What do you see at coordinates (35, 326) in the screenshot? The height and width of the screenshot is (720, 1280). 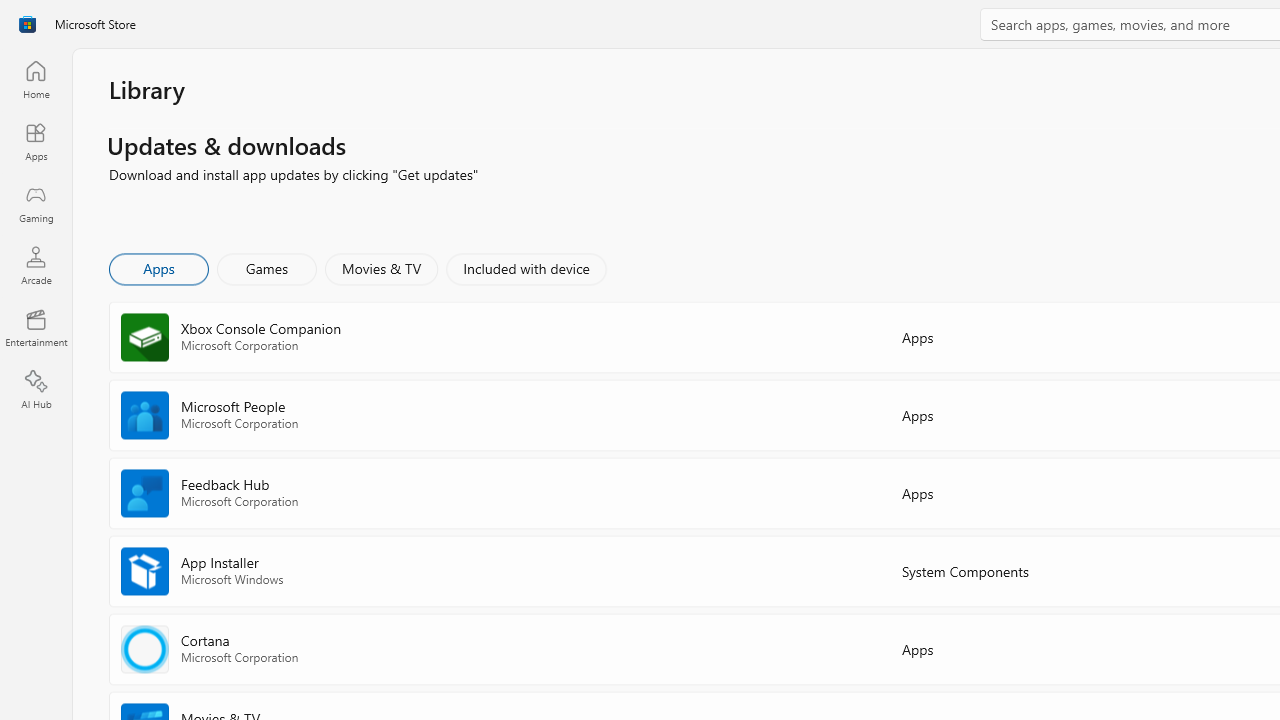 I see `'Entertainment'` at bounding box center [35, 326].